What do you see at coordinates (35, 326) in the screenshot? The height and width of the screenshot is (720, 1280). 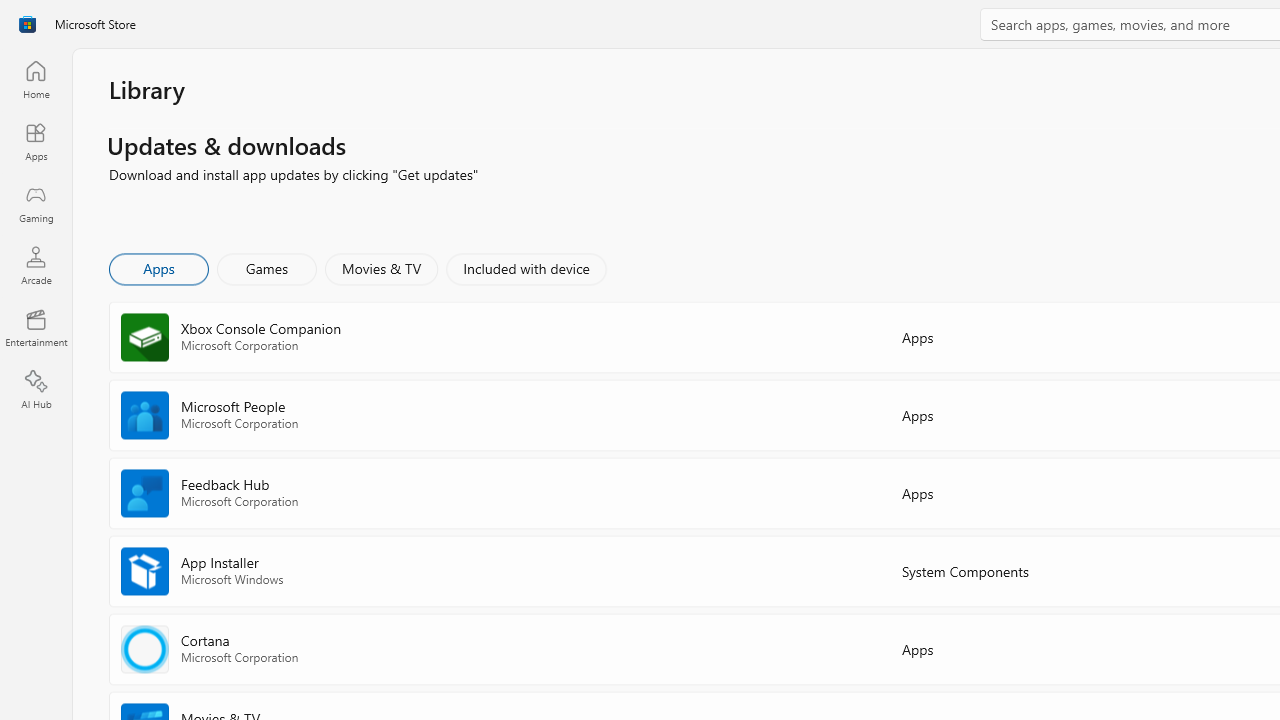 I see `'Entertainment'` at bounding box center [35, 326].